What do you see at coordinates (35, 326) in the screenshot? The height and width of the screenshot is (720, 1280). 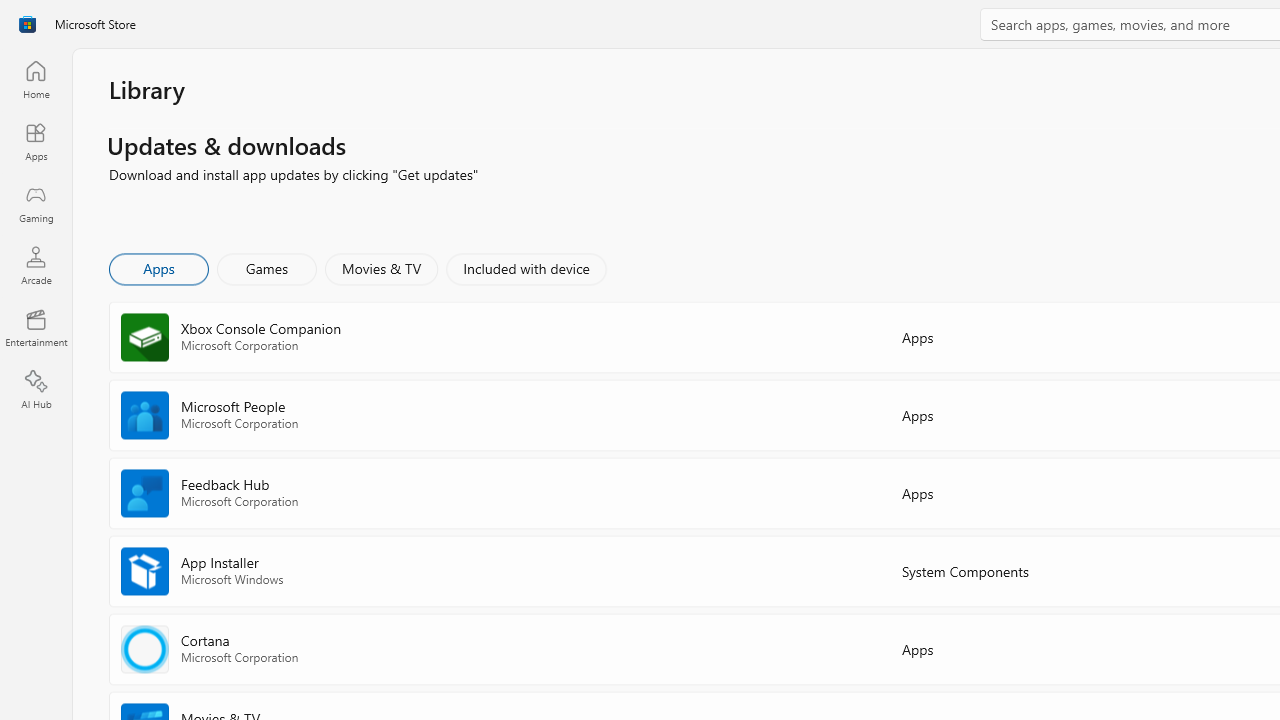 I see `'Entertainment'` at bounding box center [35, 326].